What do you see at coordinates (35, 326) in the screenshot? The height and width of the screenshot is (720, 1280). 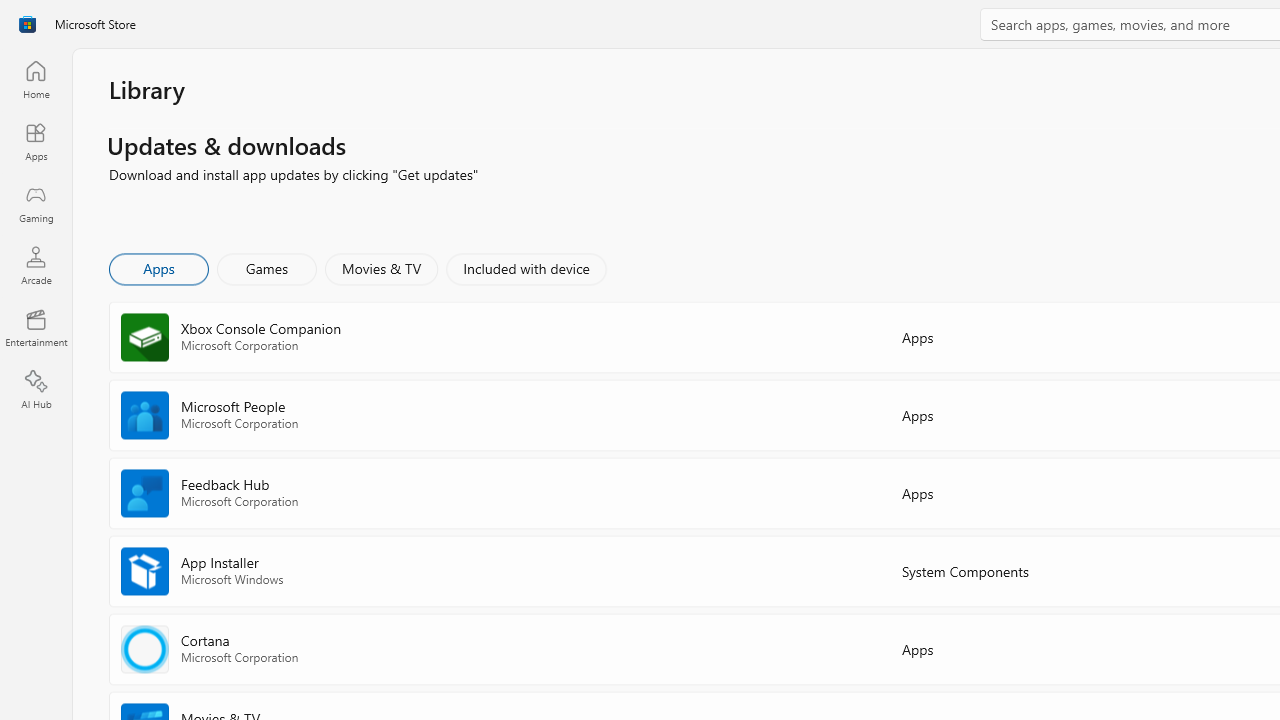 I see `'Entertainment'` at bounding box center [35, 326].